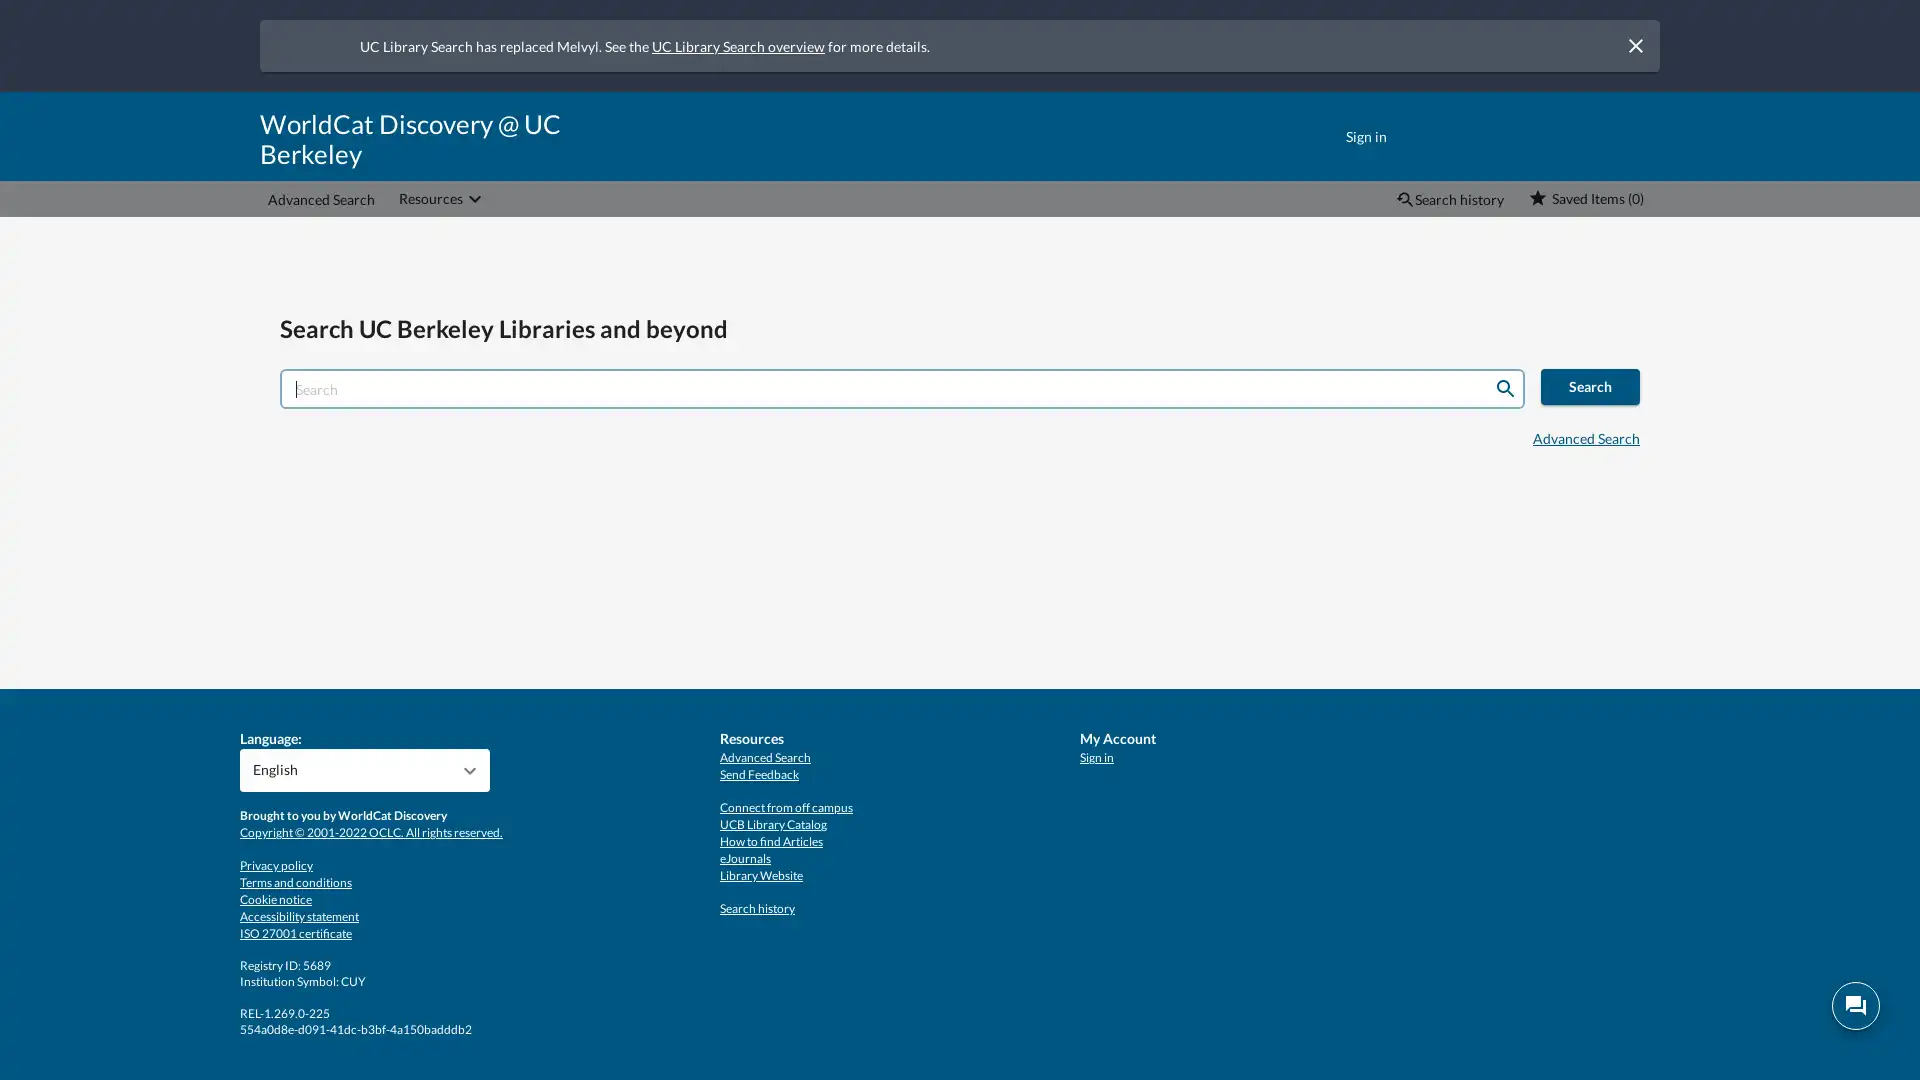  I want to click on Search, so click(1505, 389).